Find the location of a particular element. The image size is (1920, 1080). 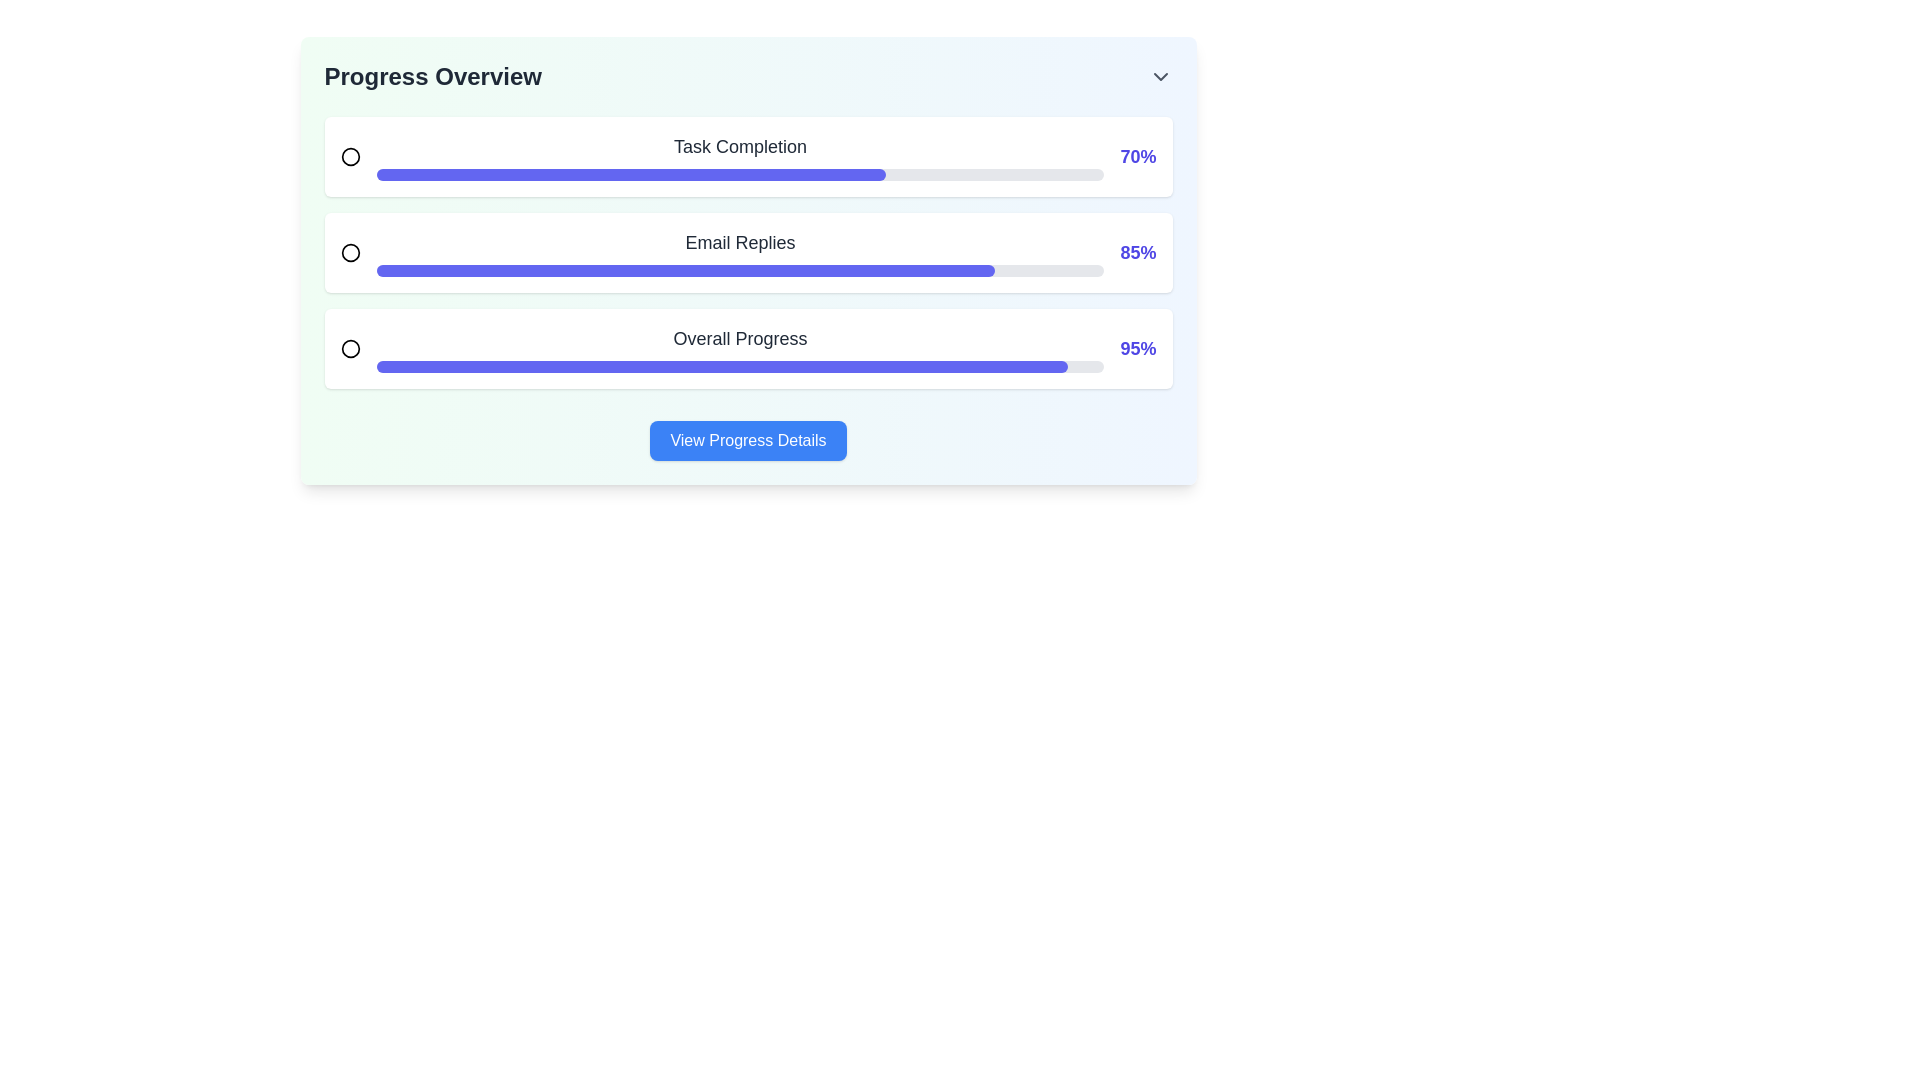

progress completion text '70%' from the first Progress Tracker Card displaying 'Task Completion' in the Progress Overview is located at coordinates (747, 156).